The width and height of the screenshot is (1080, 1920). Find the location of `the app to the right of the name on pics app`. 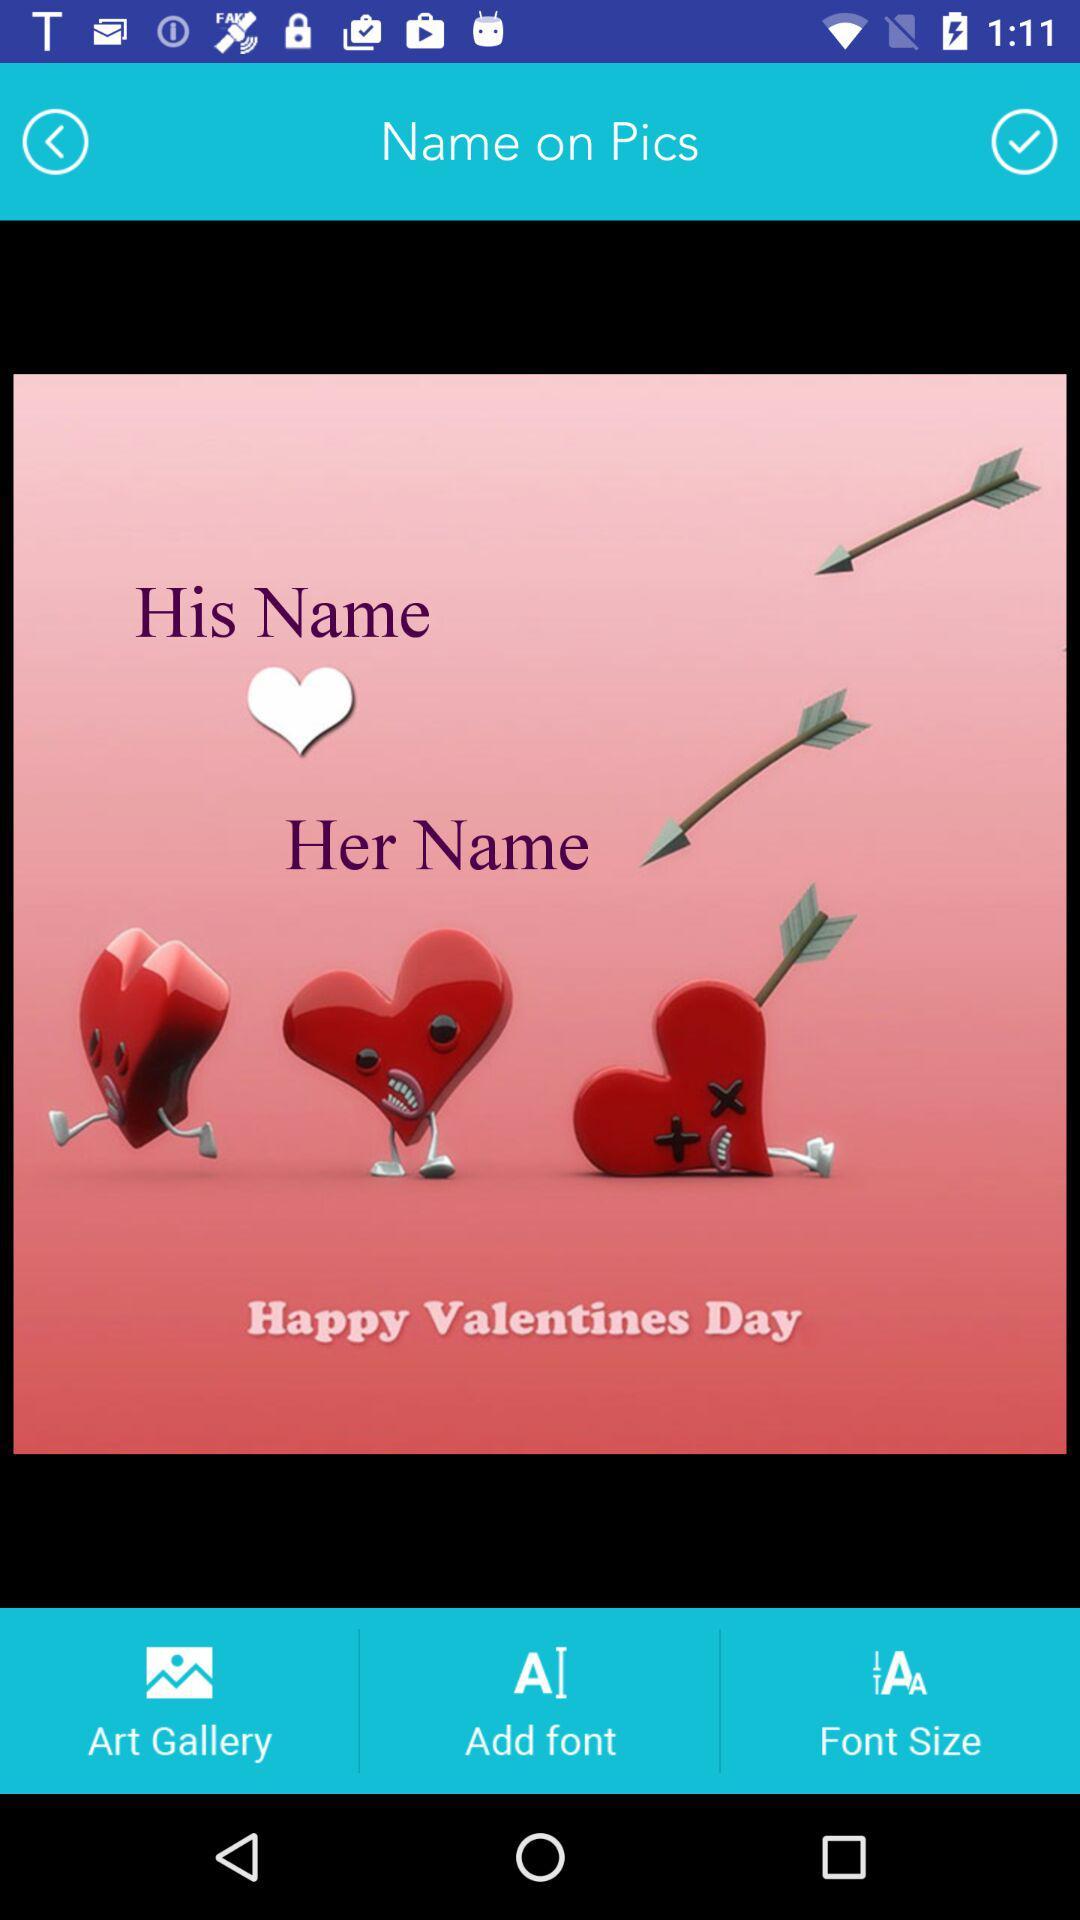

the app to the right of the name on pics app is located at coordinates (1024, 140).